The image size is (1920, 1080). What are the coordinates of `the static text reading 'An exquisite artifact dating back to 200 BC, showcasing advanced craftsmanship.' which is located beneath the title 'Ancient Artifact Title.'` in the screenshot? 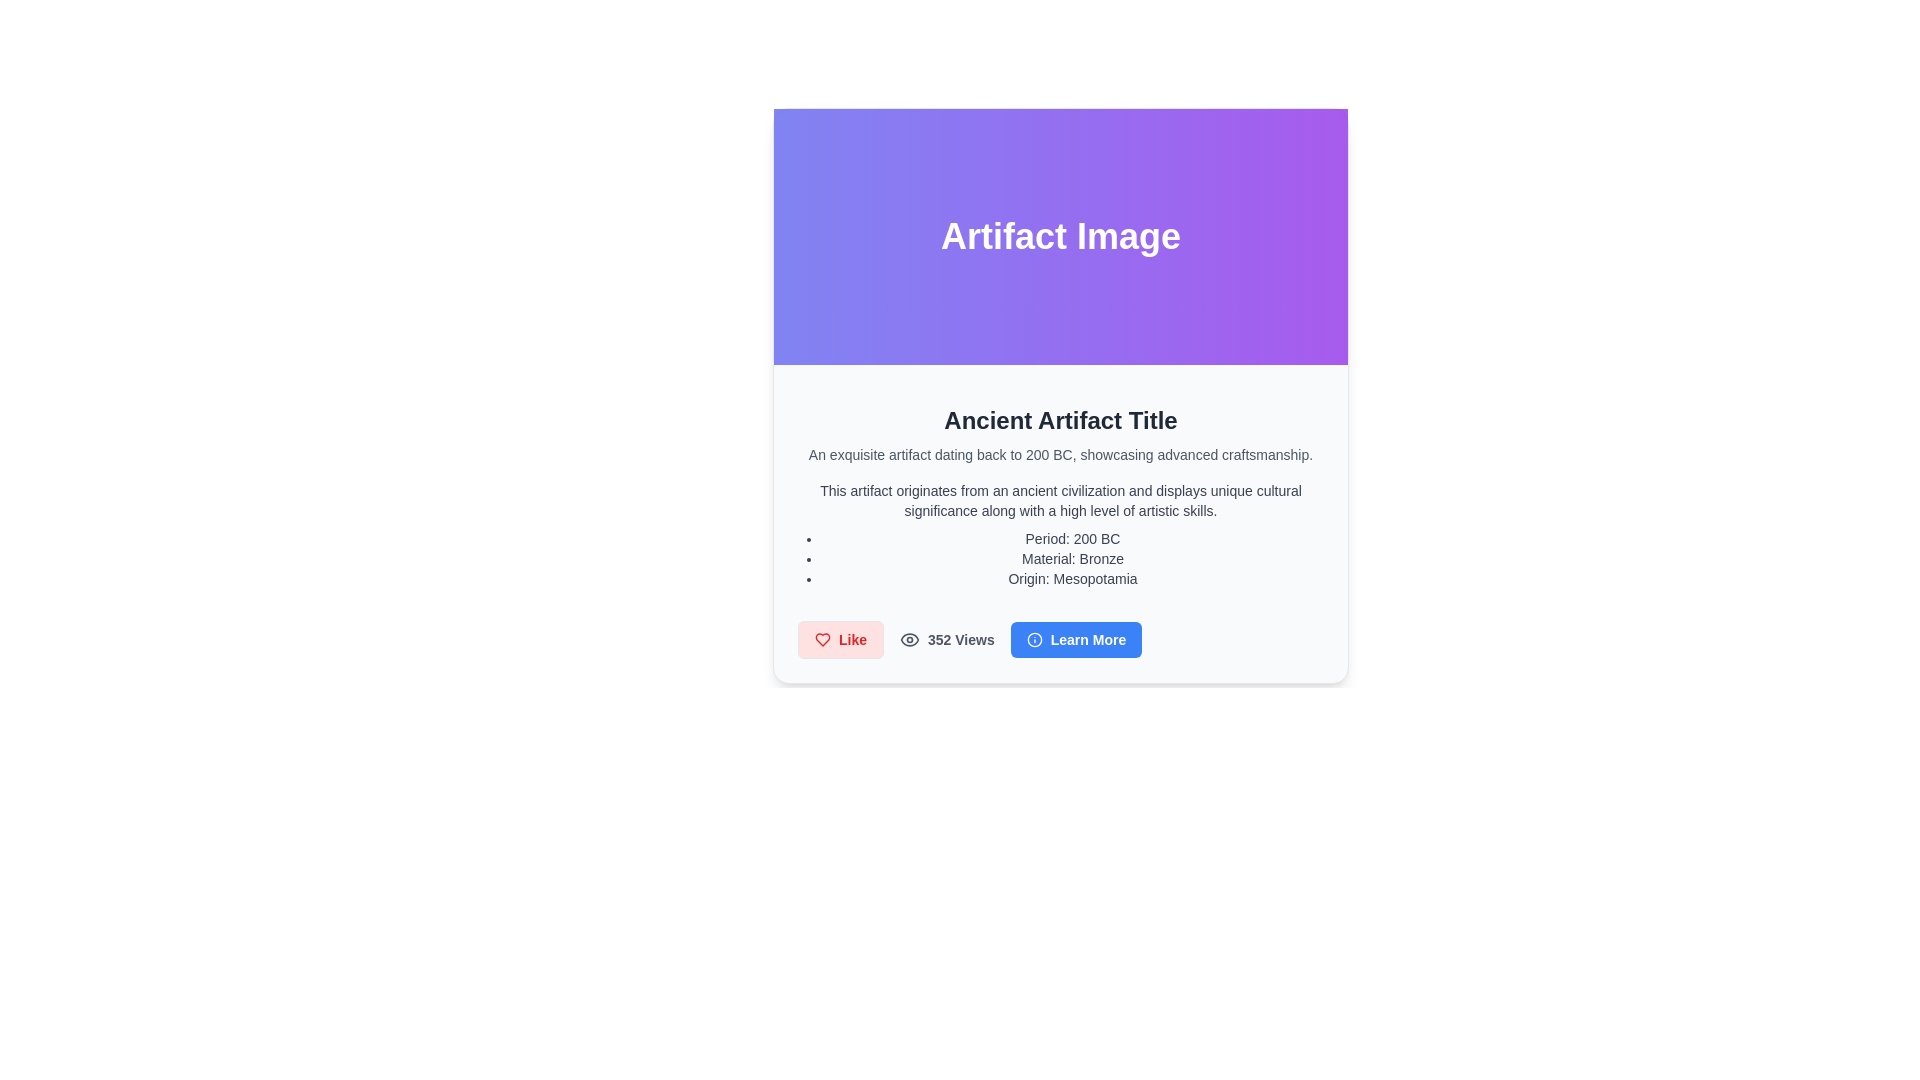 It's located at (1059, 455).